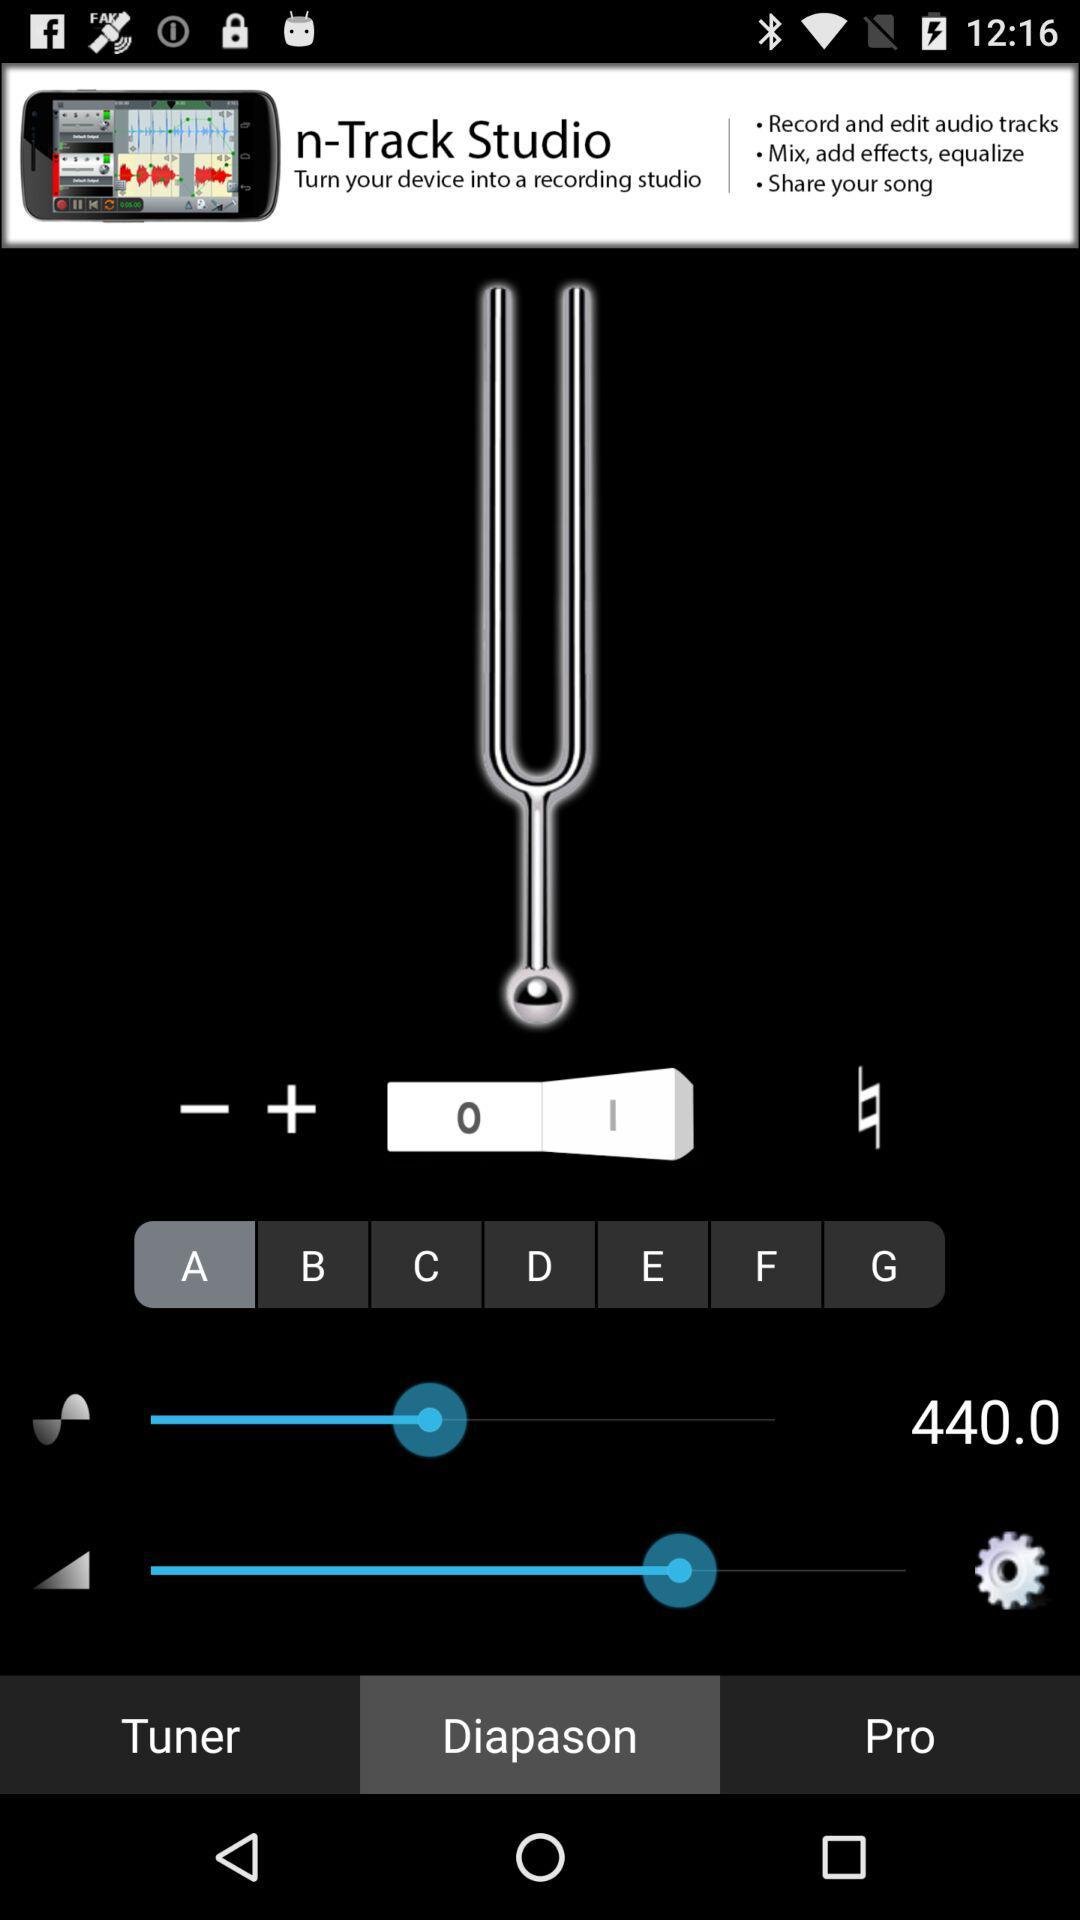 The width and height of the screenshot is (1080, 1920). I want to click on the icon next to pro icon, so click(540, 1733).